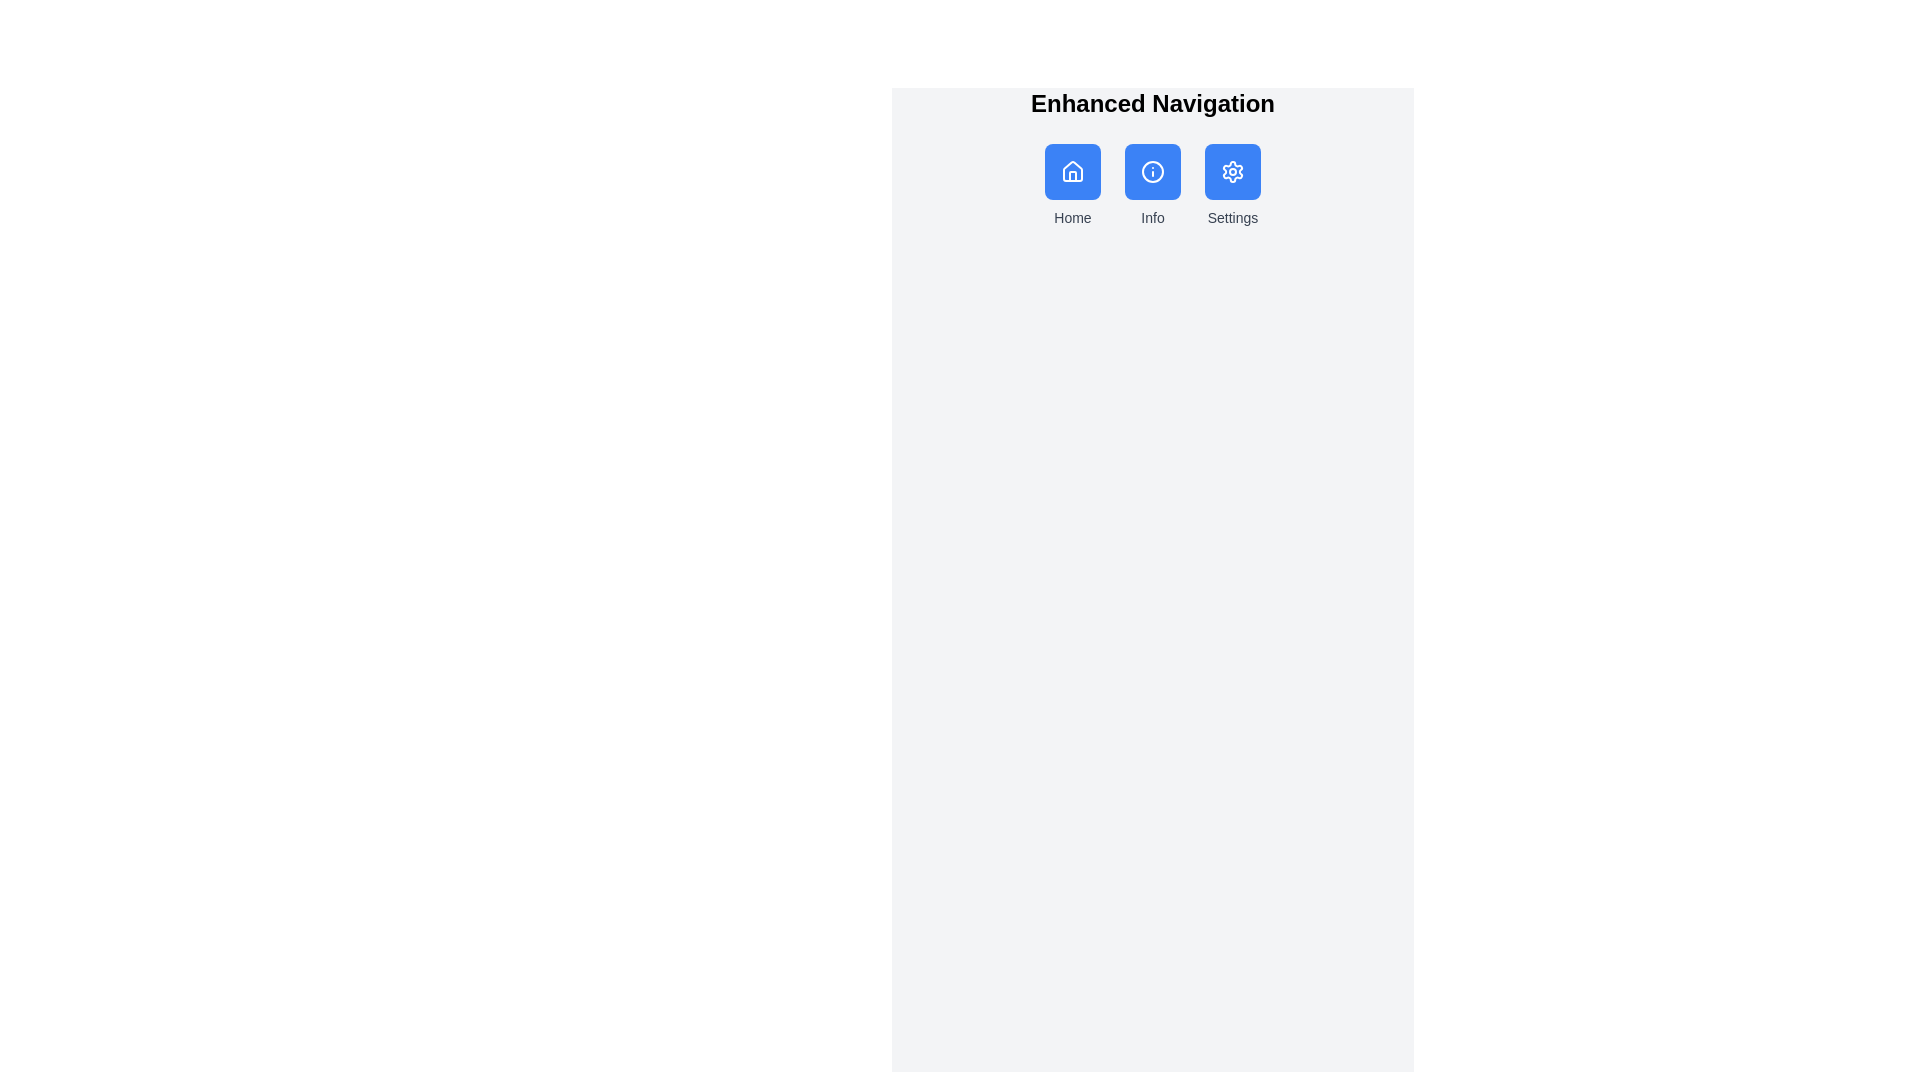 This screenshot has height=1080, width=1920. Describe the element at coordinates (1152, 104) in the screenshot. I see `the header text label that describes the current section of the interface, positioned above the 'Home', 'Info', and 'Settings' icons` at that location.